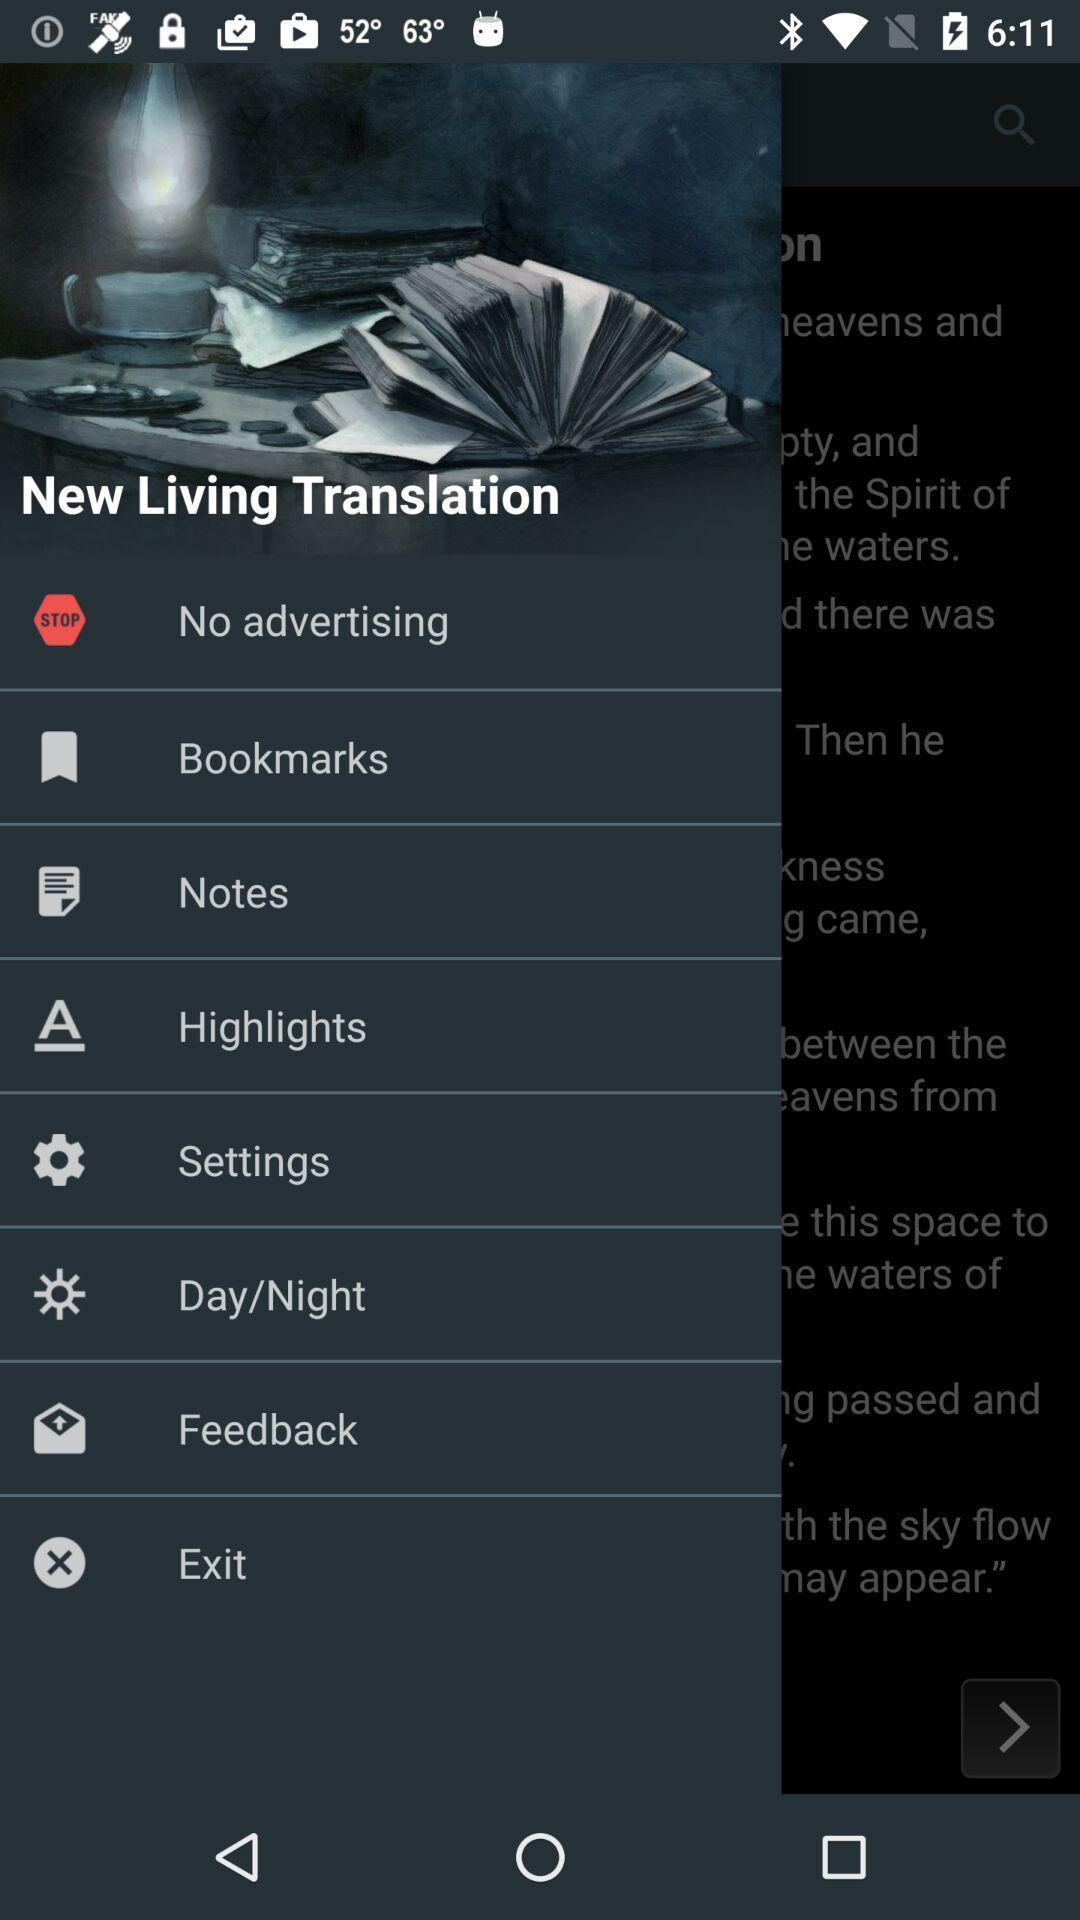  I want to click on the search icon, so click(1014, 123).